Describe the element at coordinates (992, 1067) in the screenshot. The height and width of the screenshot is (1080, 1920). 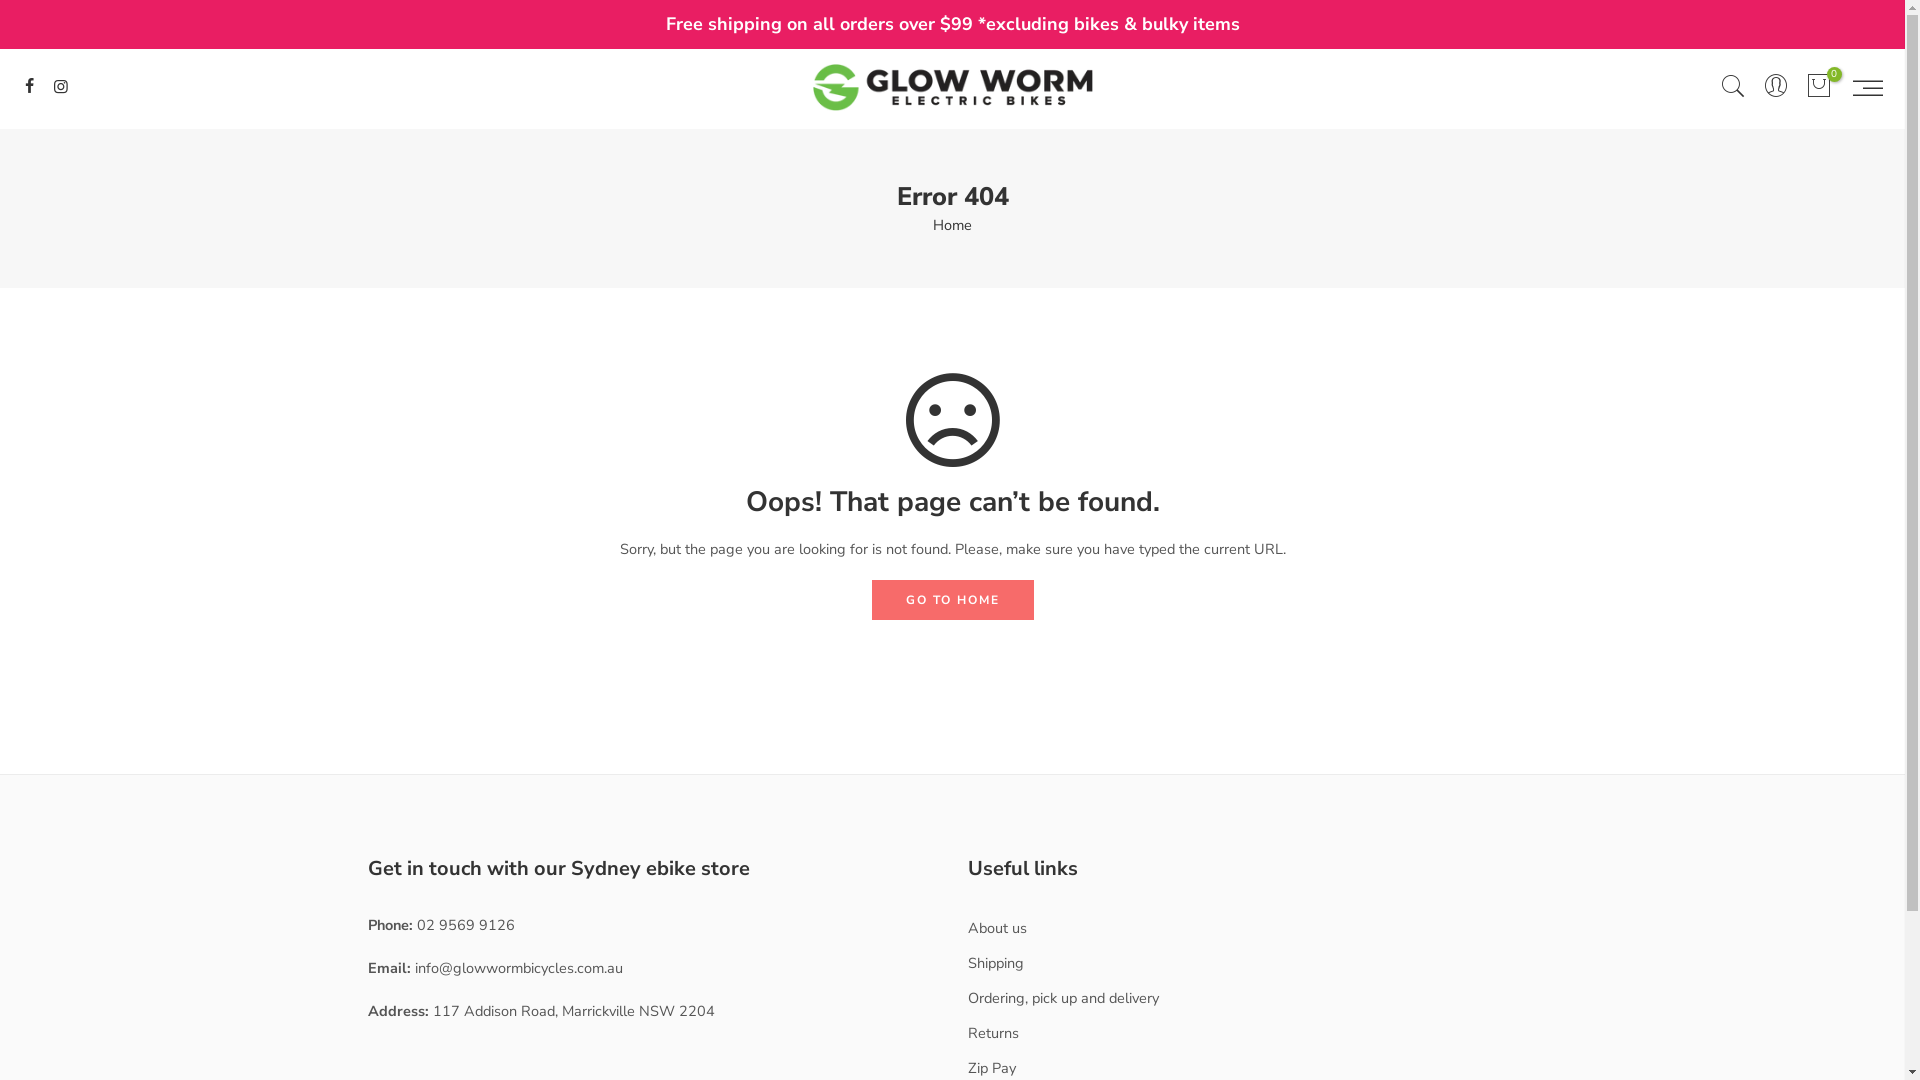
I see `'Zip Pay'` at that location.